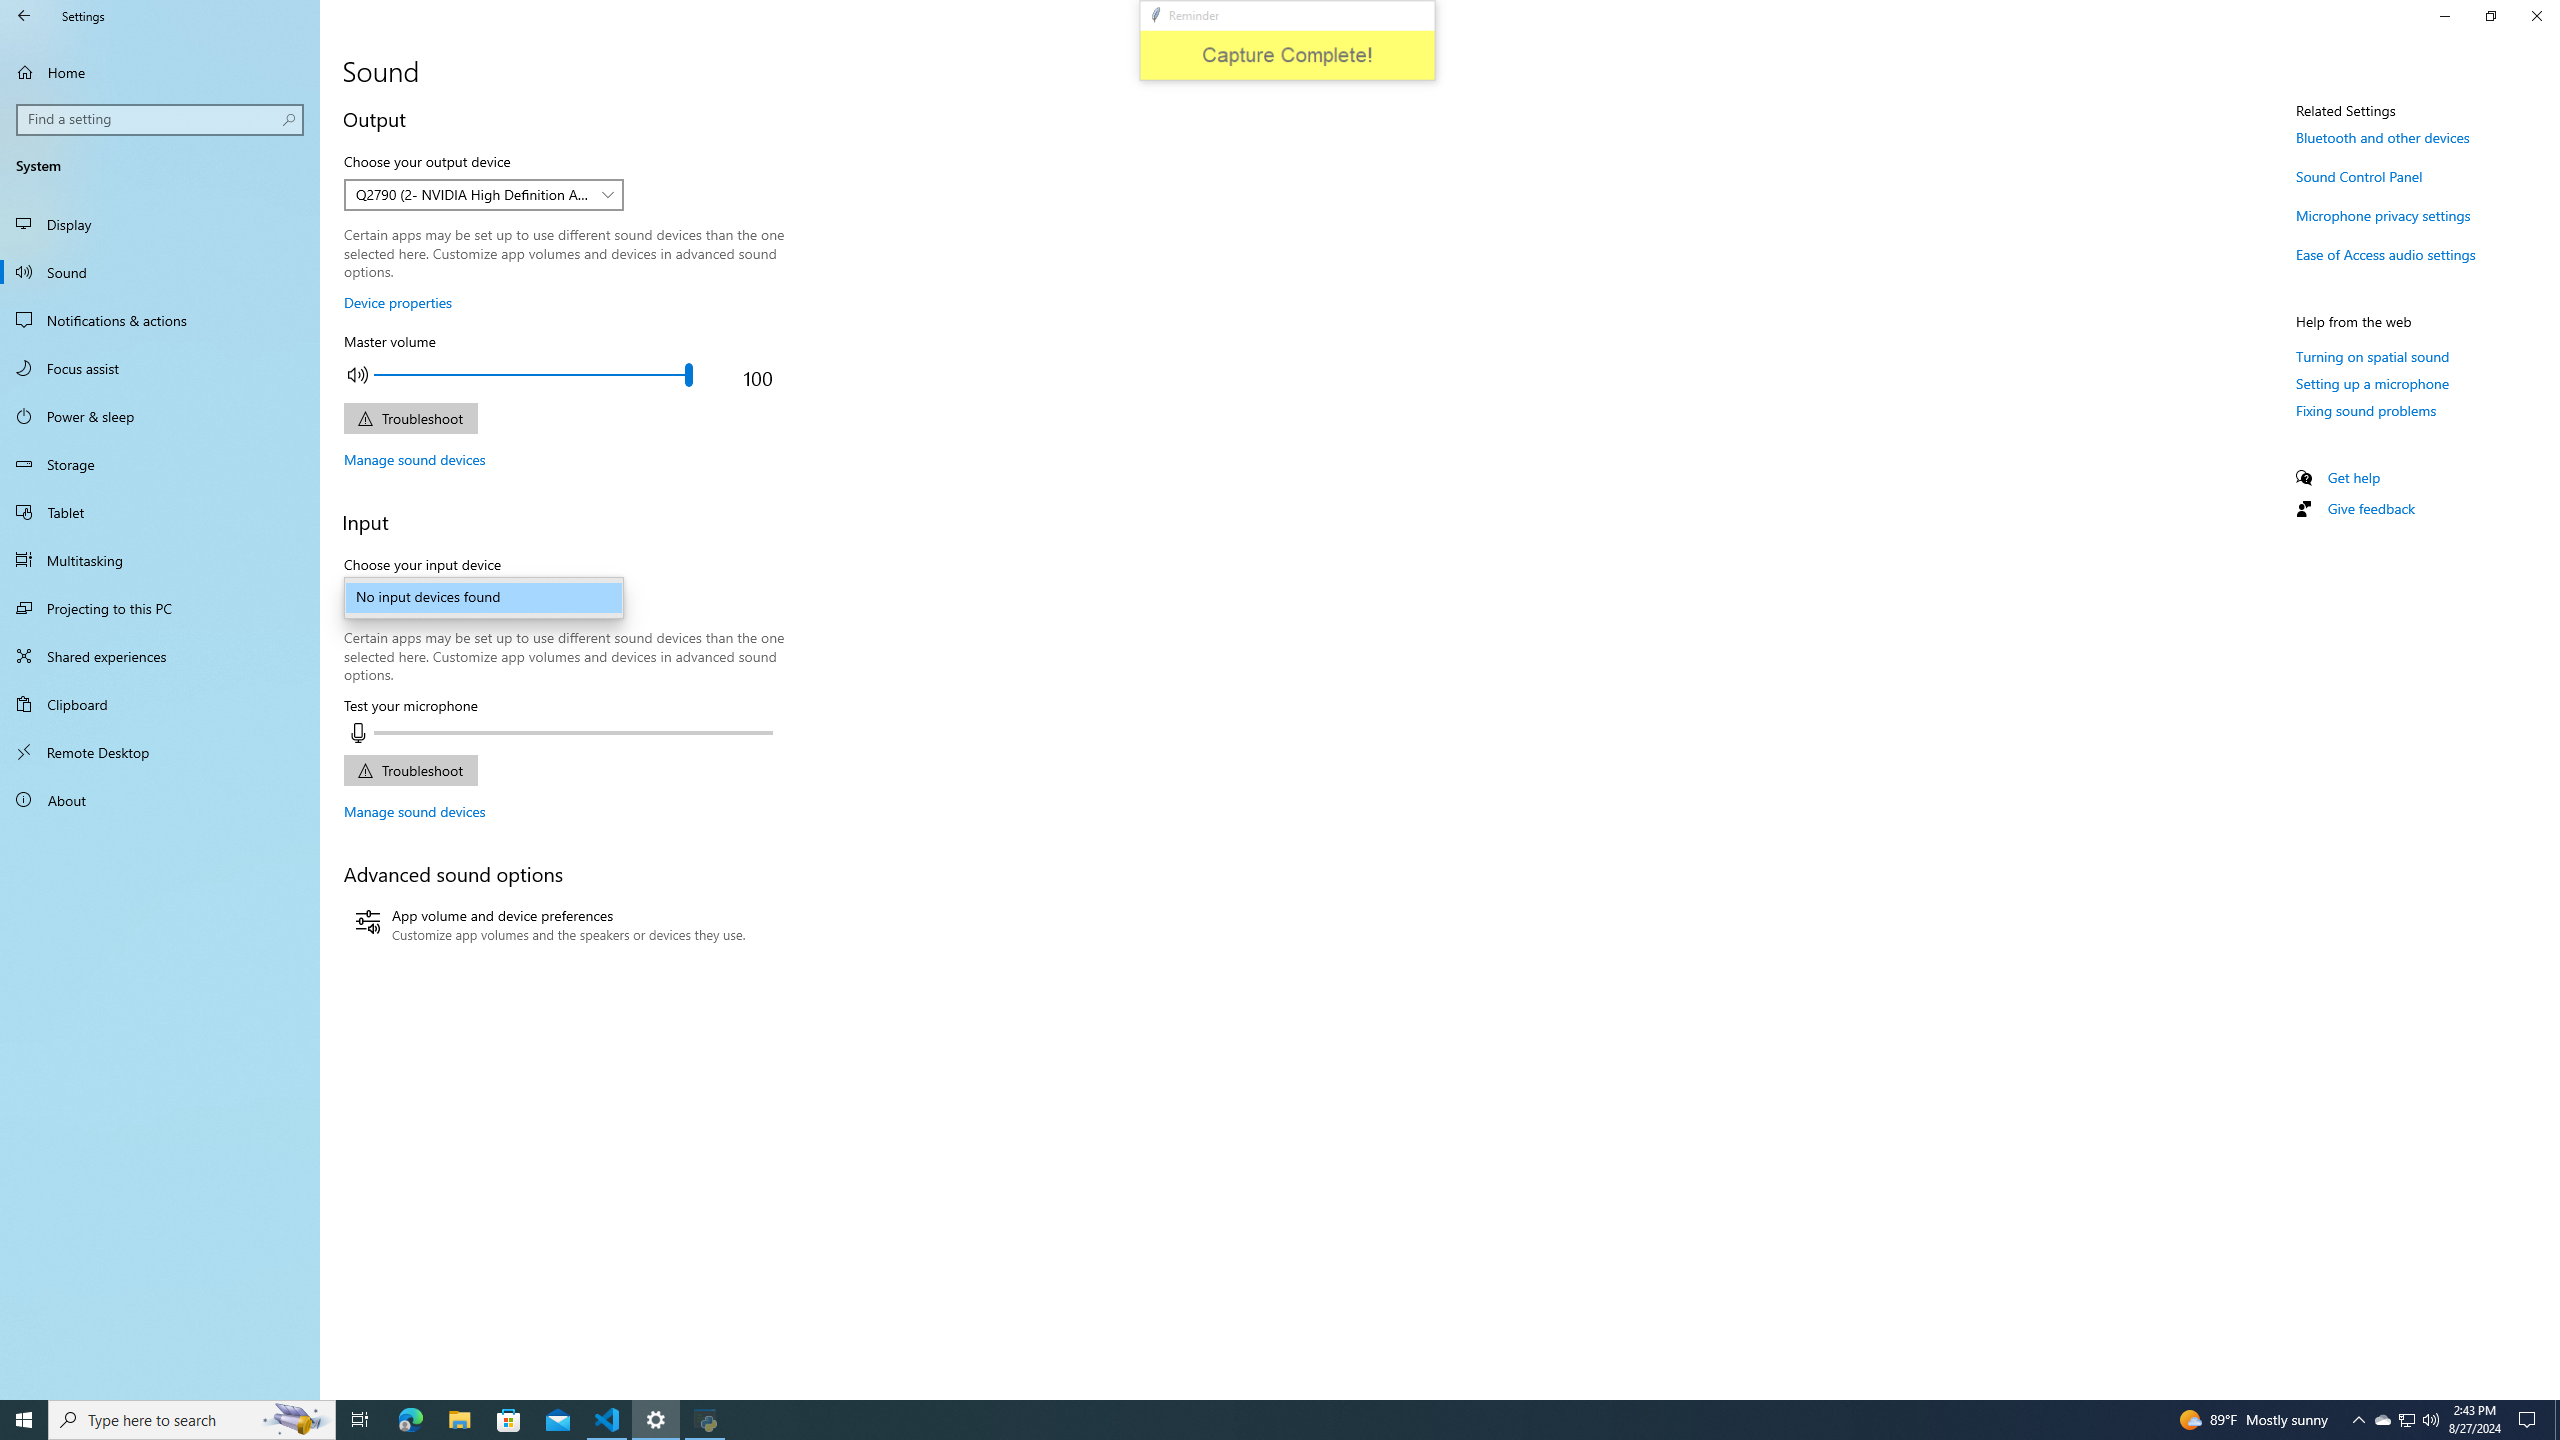 This screenshot has width=2560, height=1440. I want to click on 'Turning on spatial sound', so click(2372, 356).